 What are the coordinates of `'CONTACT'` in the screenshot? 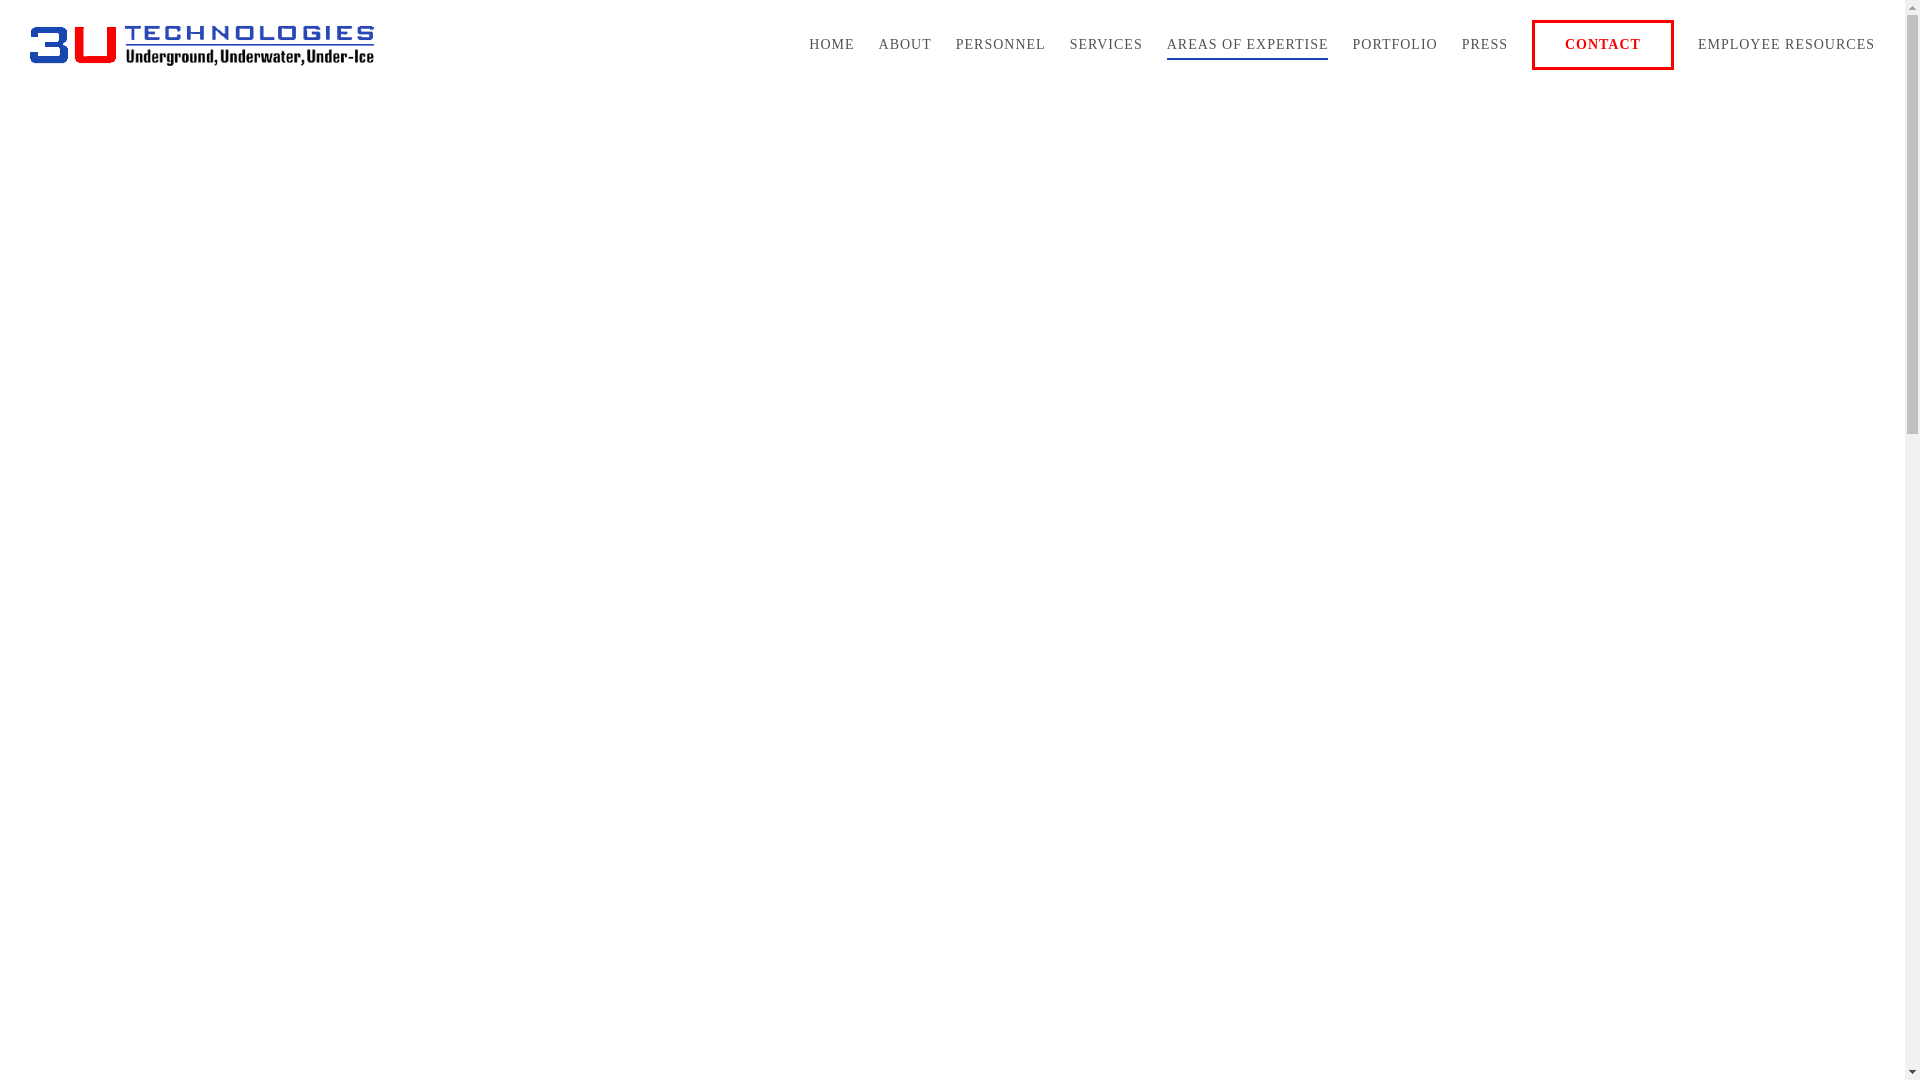 It's located at (1603, 45).